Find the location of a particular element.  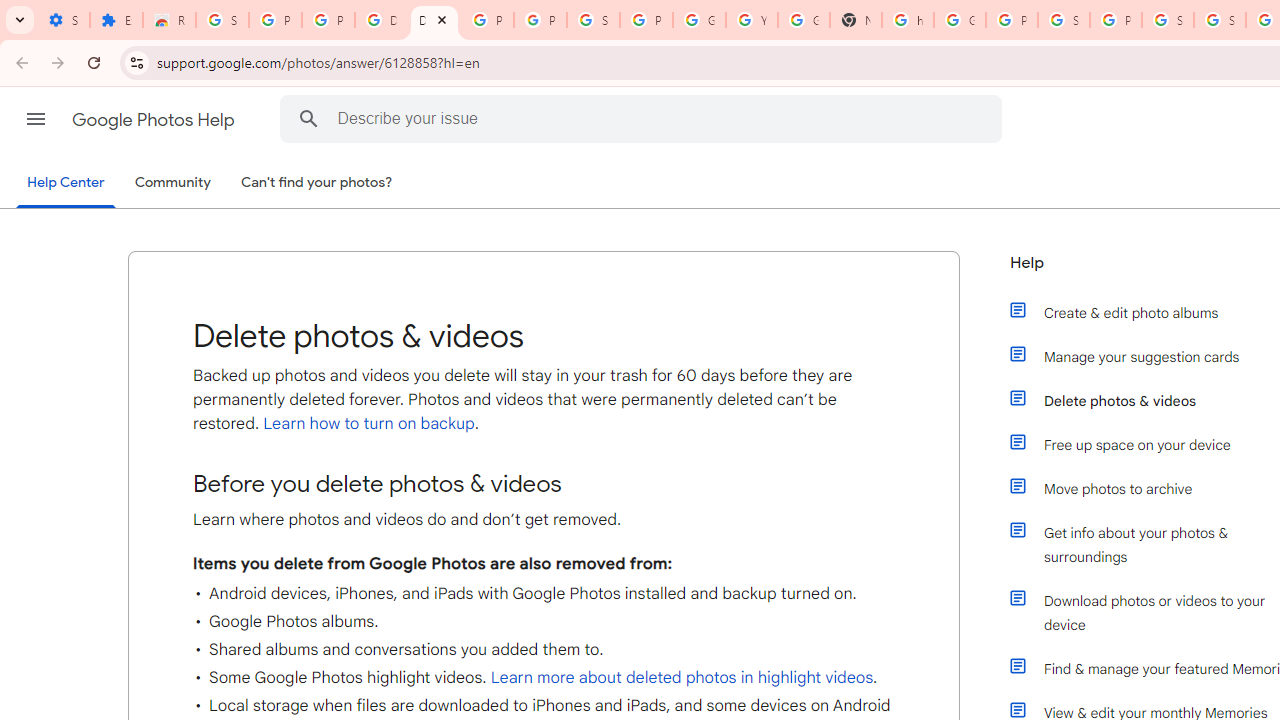

'Google Photos Help' is located at coordinates (154, 119).